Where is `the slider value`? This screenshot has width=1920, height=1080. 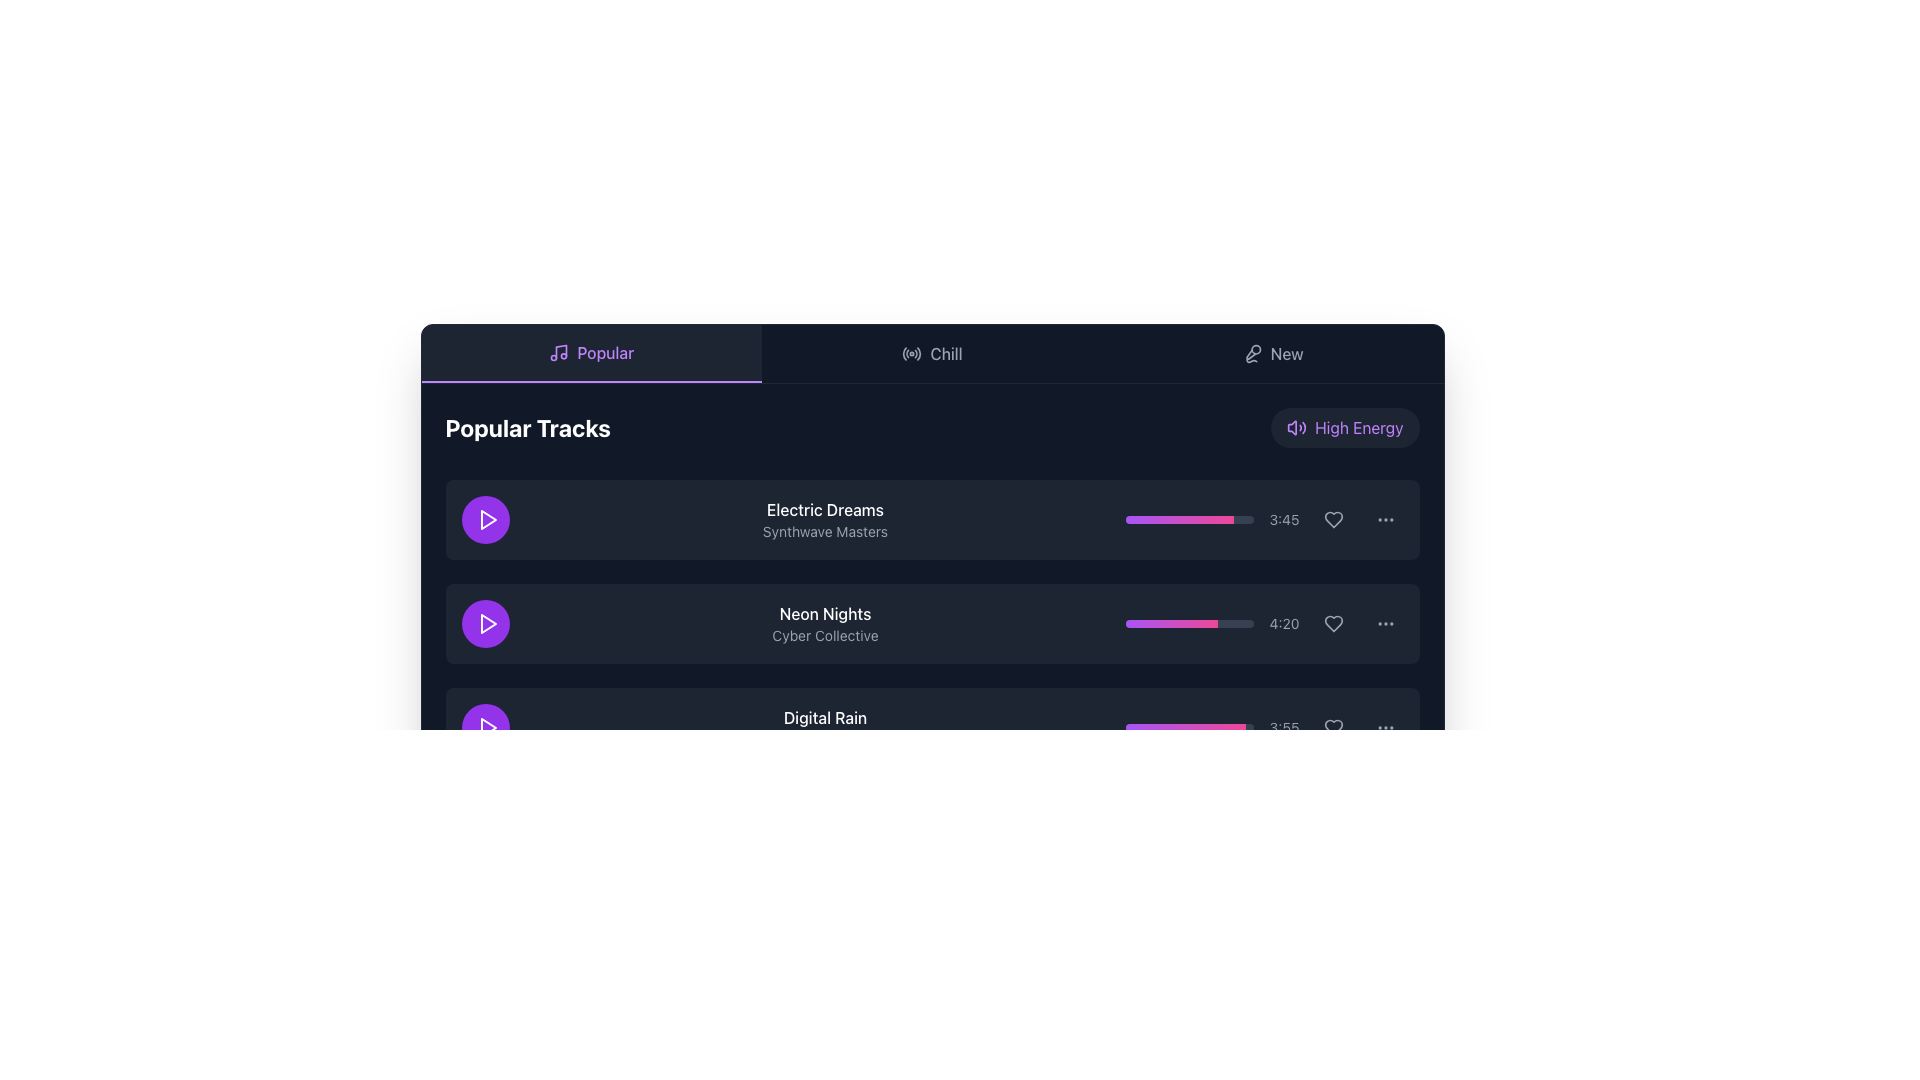 the slider value is located at coordinates (1155, 728).